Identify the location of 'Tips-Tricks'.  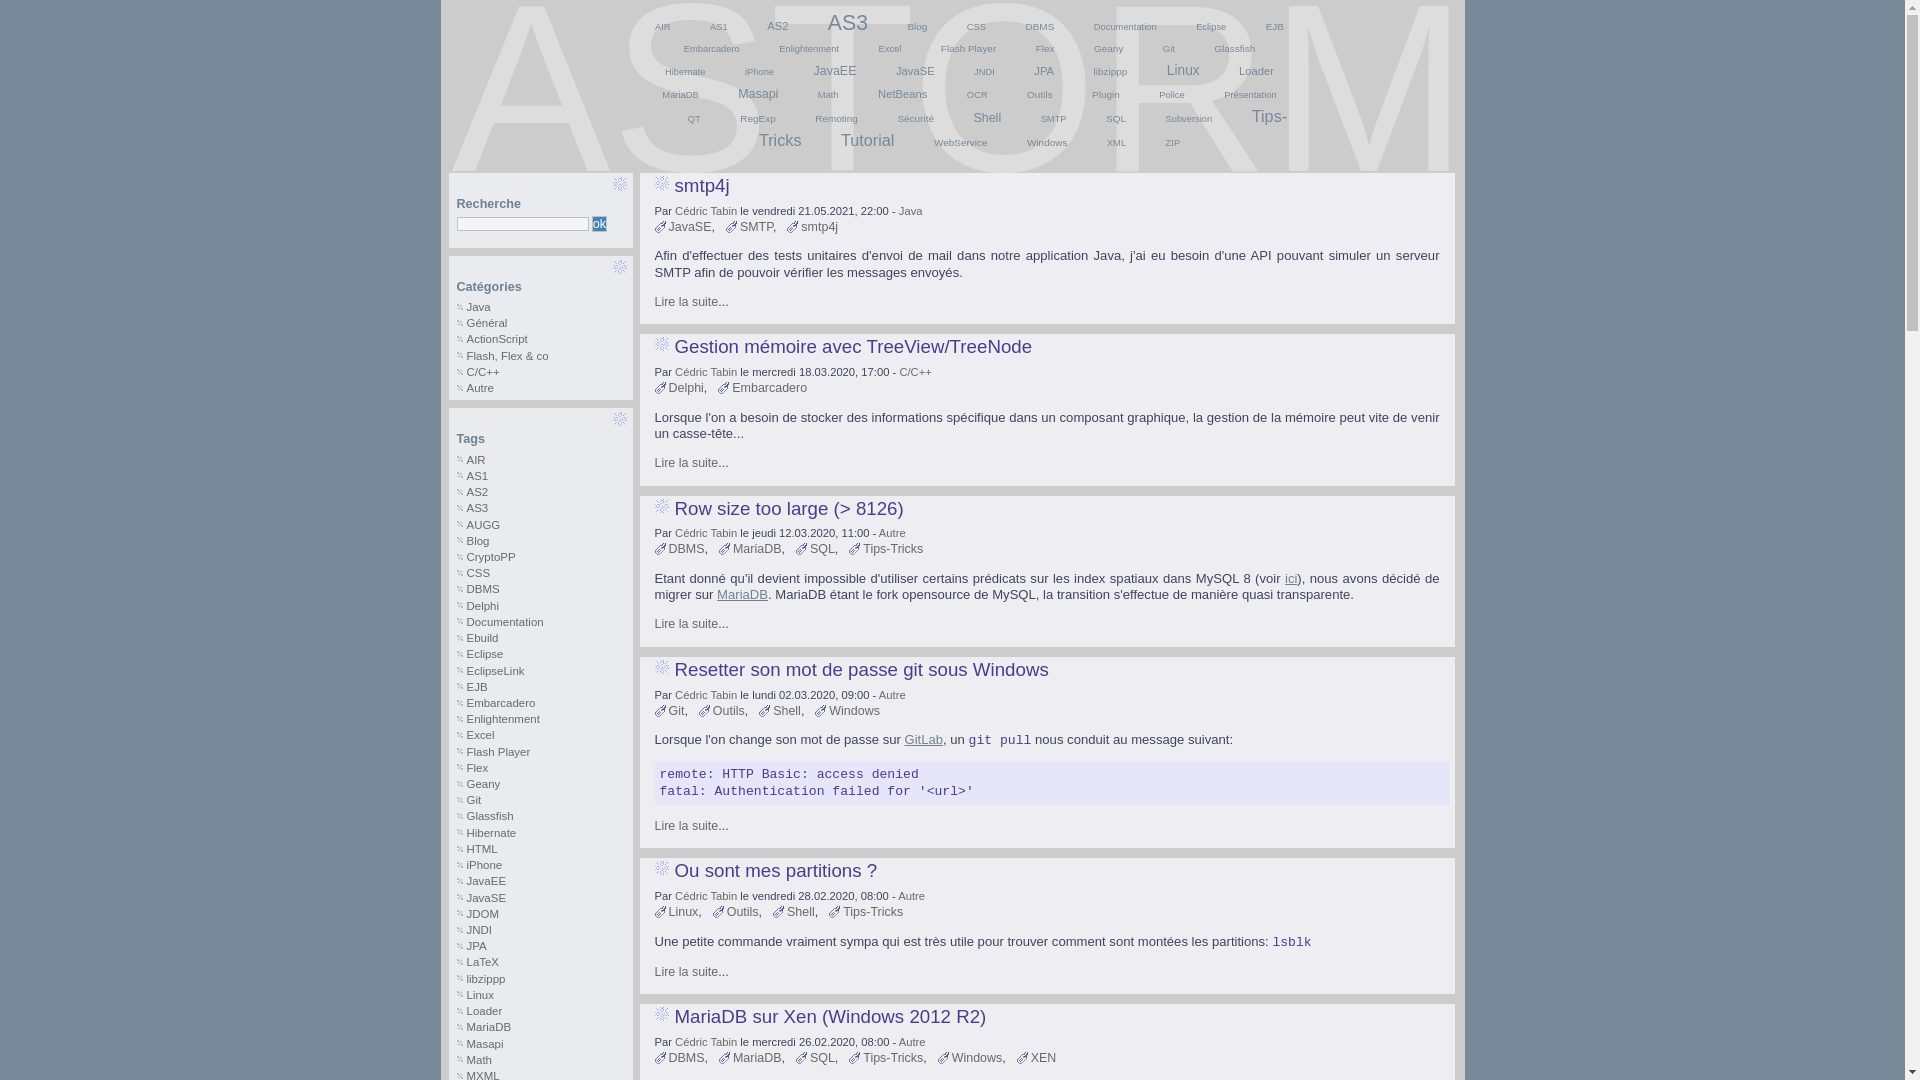
(891, 548).